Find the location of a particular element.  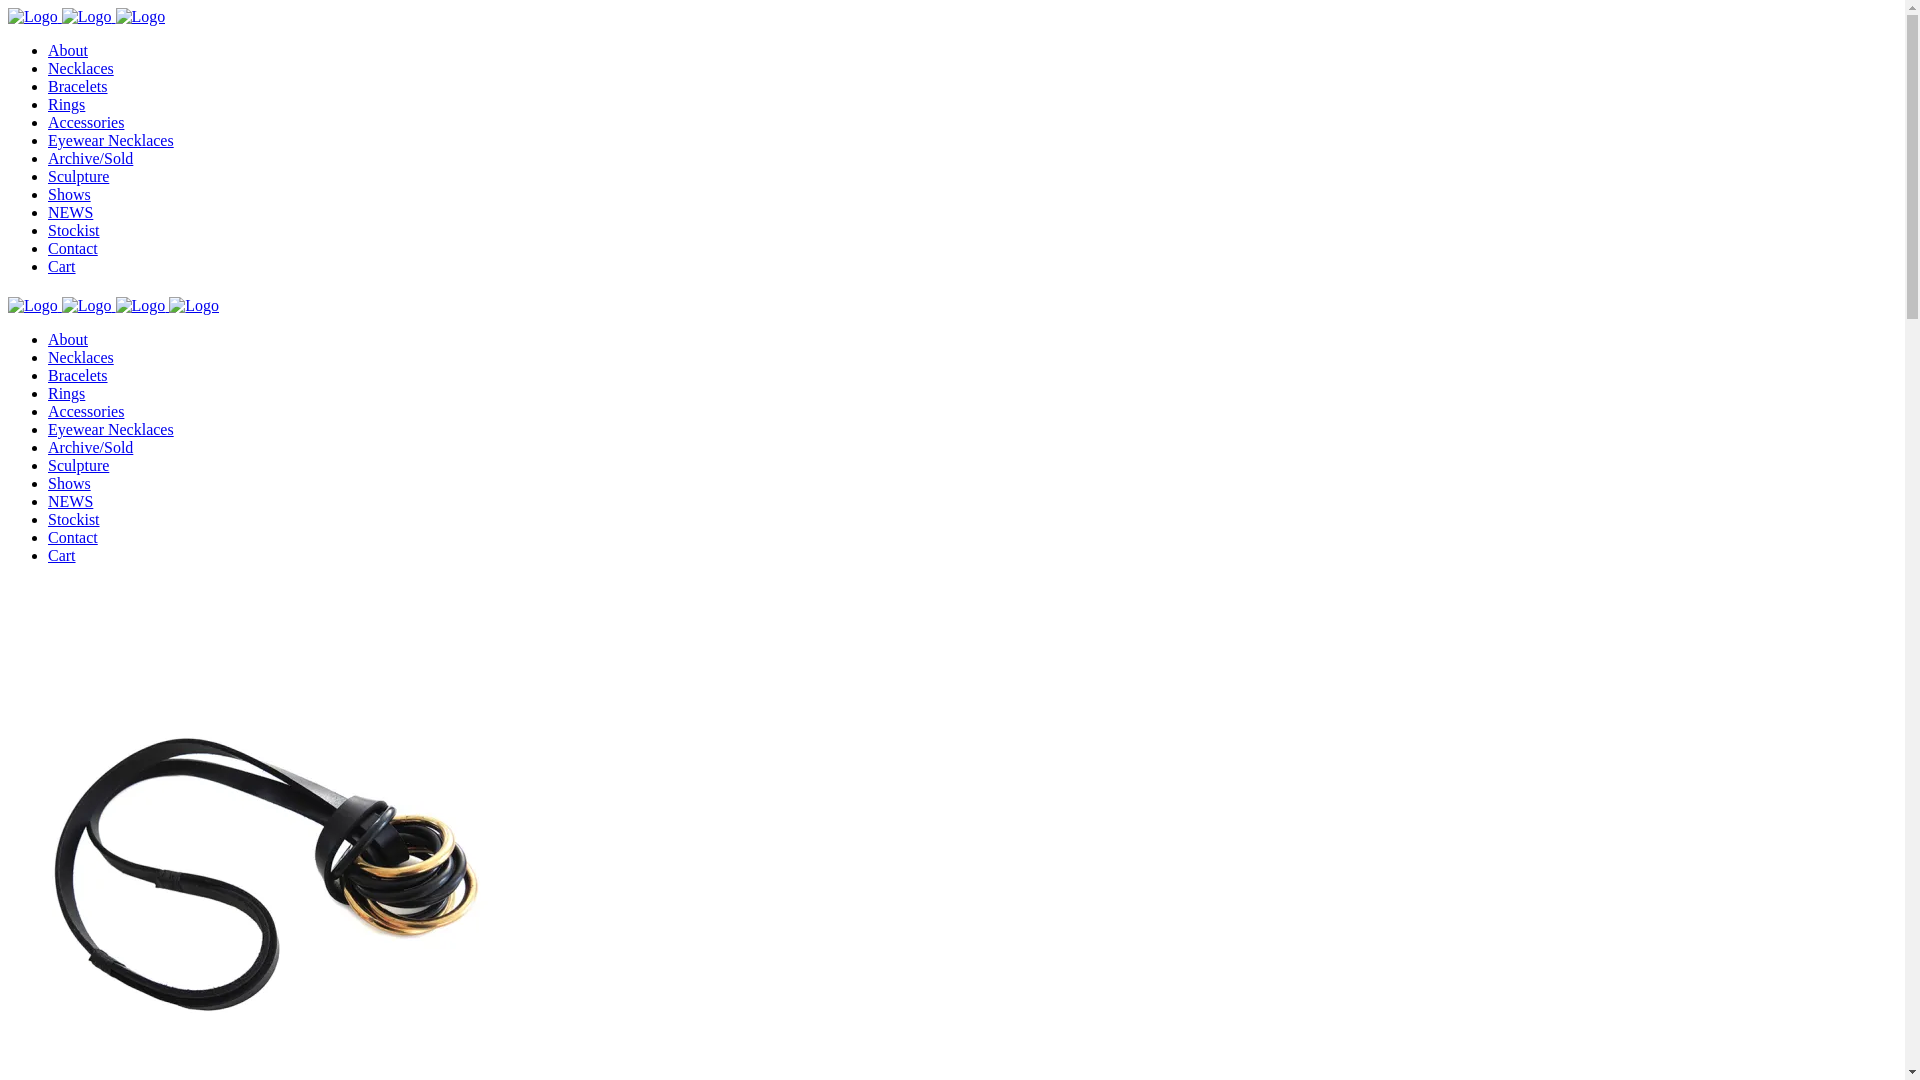

'Bracelets' is located at coordinates (77, 85).